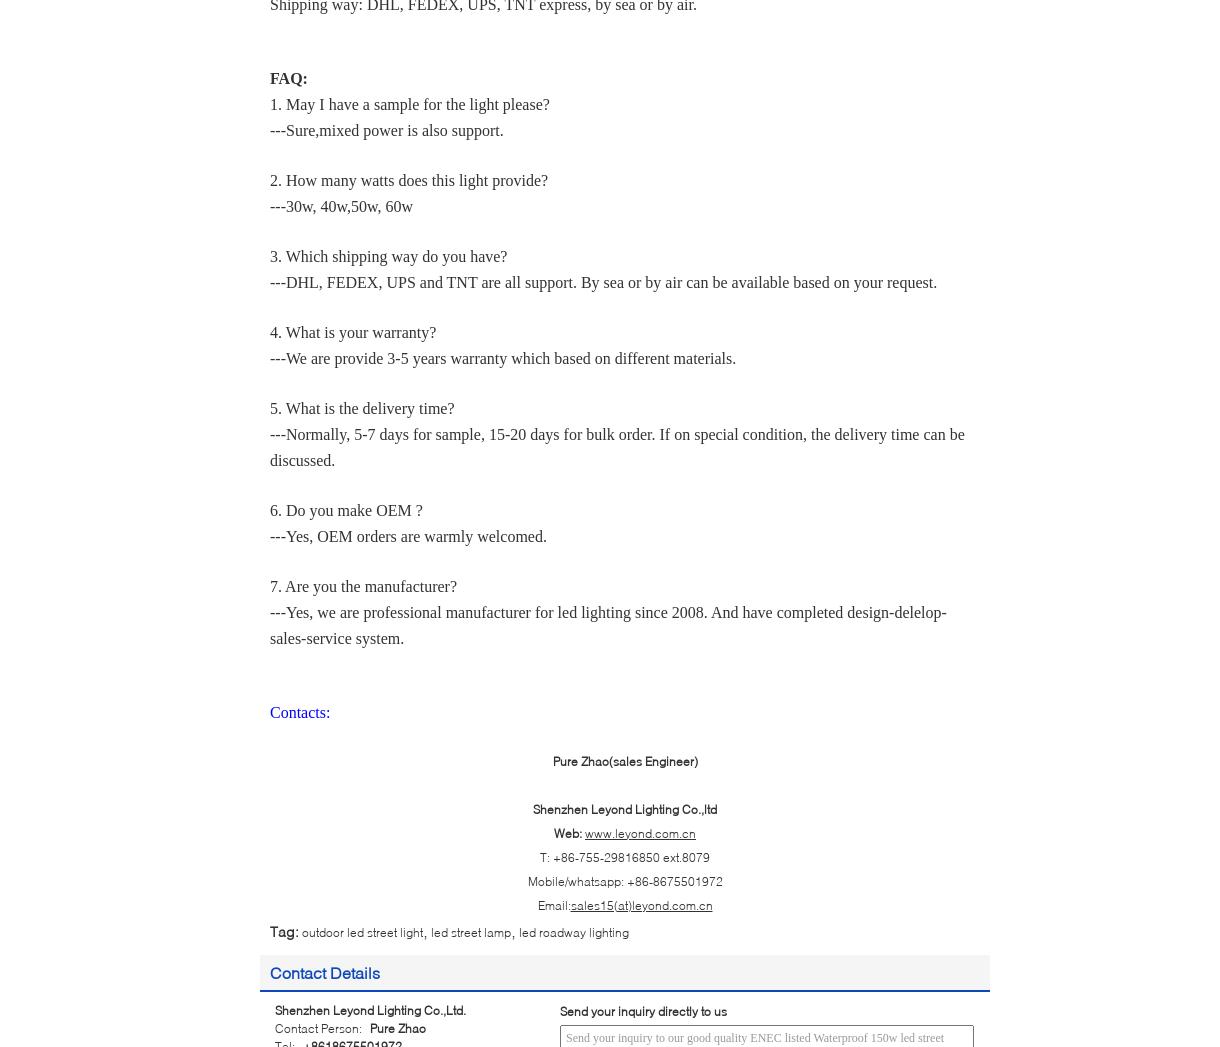 The height and width of the screenshot is (1047, 1220). I want to click on 'FAQ:', so click(268, 77).